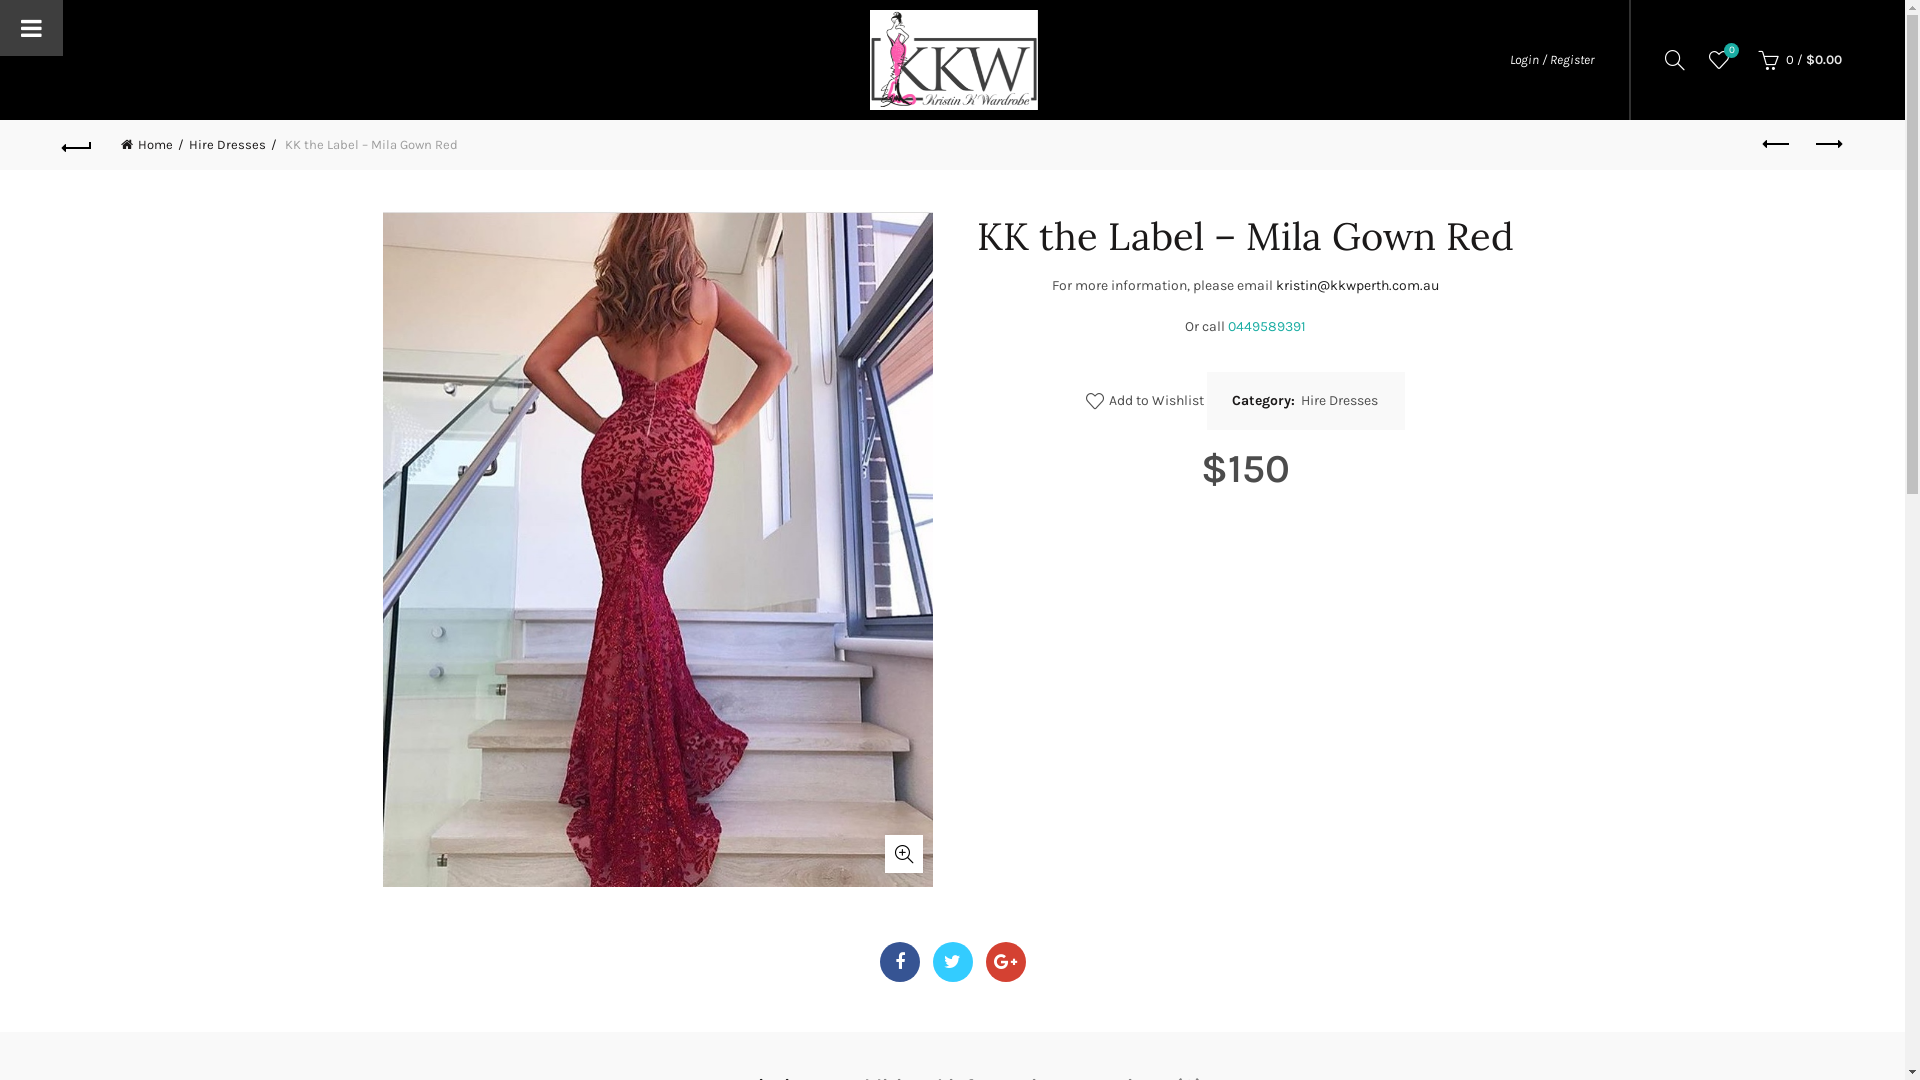 The width and height of the screenshot is (1920, 1080). Describe the element at coordinates (1797, 59) in the screenshot. I see `'0 / $0.00'` at that location.